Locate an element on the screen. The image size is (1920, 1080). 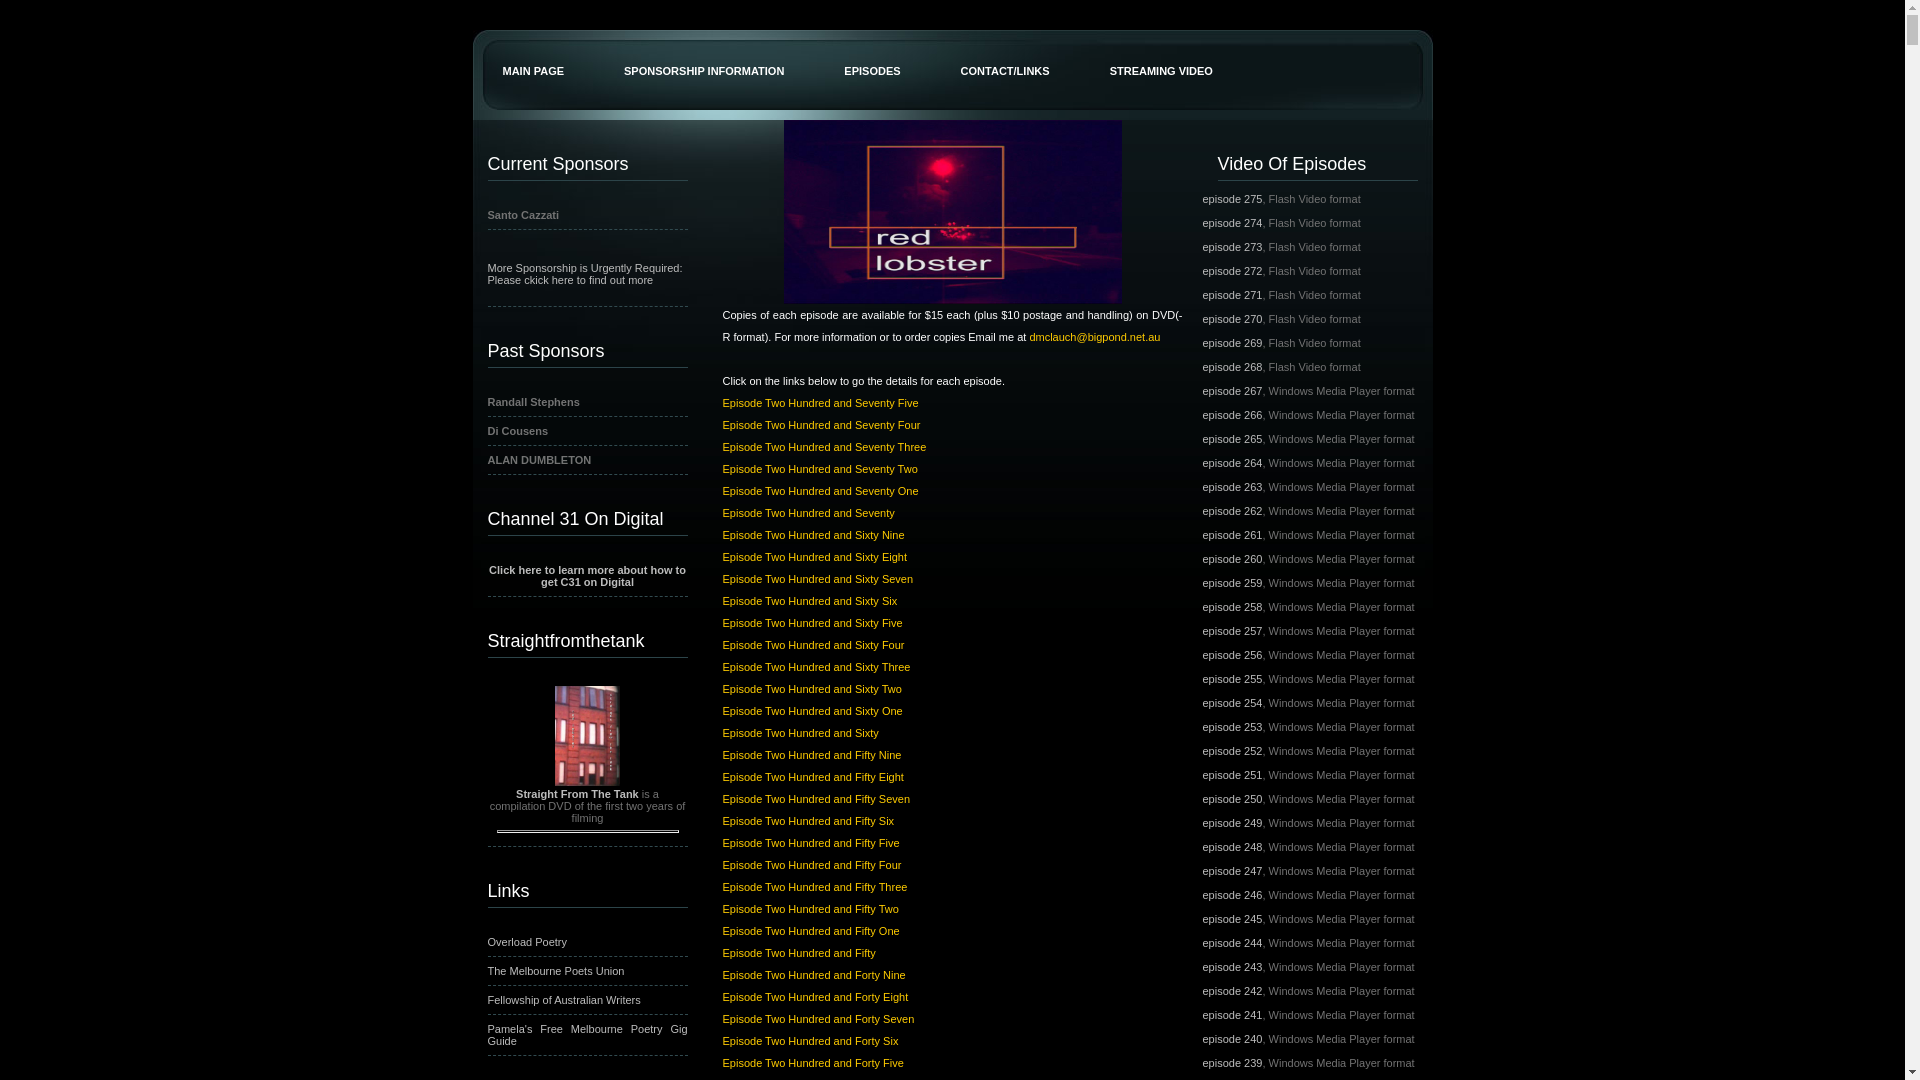
'episode 269' is located at coordinates (1231, 342).